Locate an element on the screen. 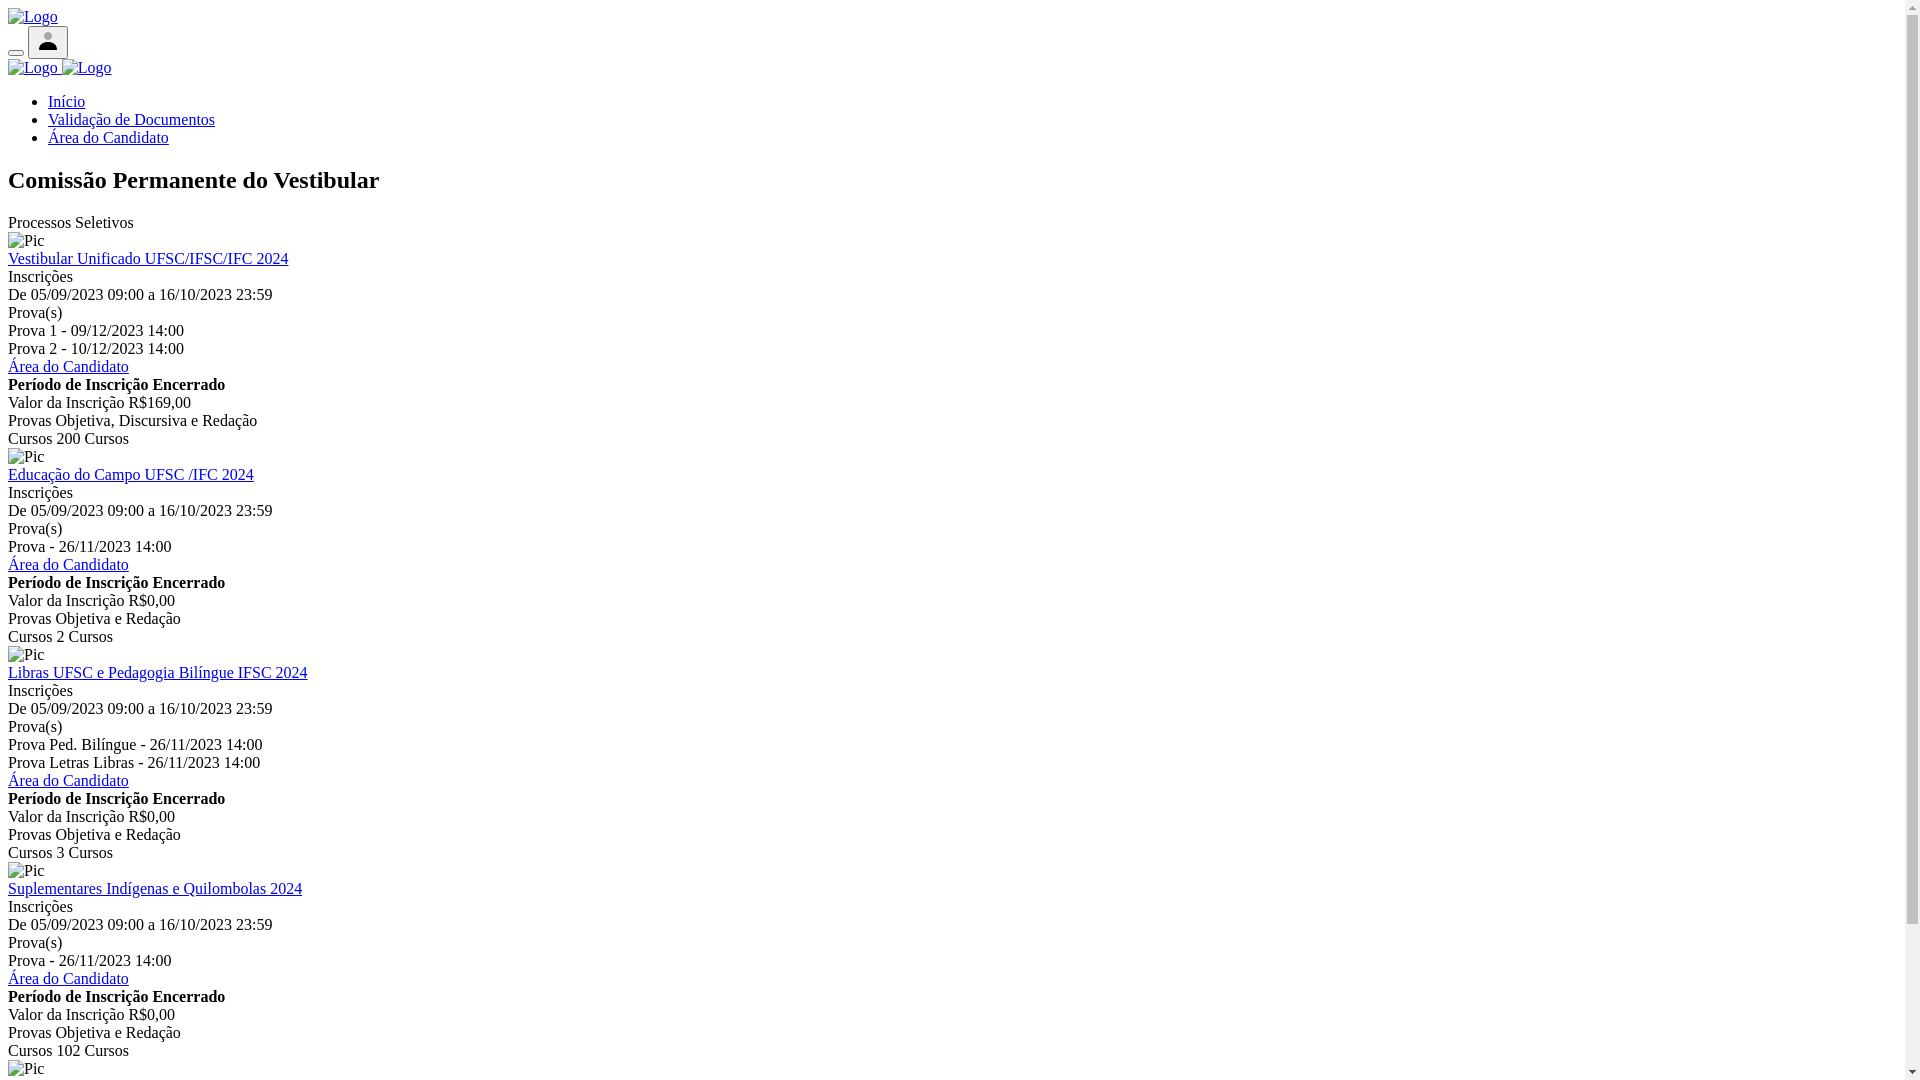  'Vestibular Unificado UFSC/IFSC/IFC 2024' is located at coordinates (147, 257).